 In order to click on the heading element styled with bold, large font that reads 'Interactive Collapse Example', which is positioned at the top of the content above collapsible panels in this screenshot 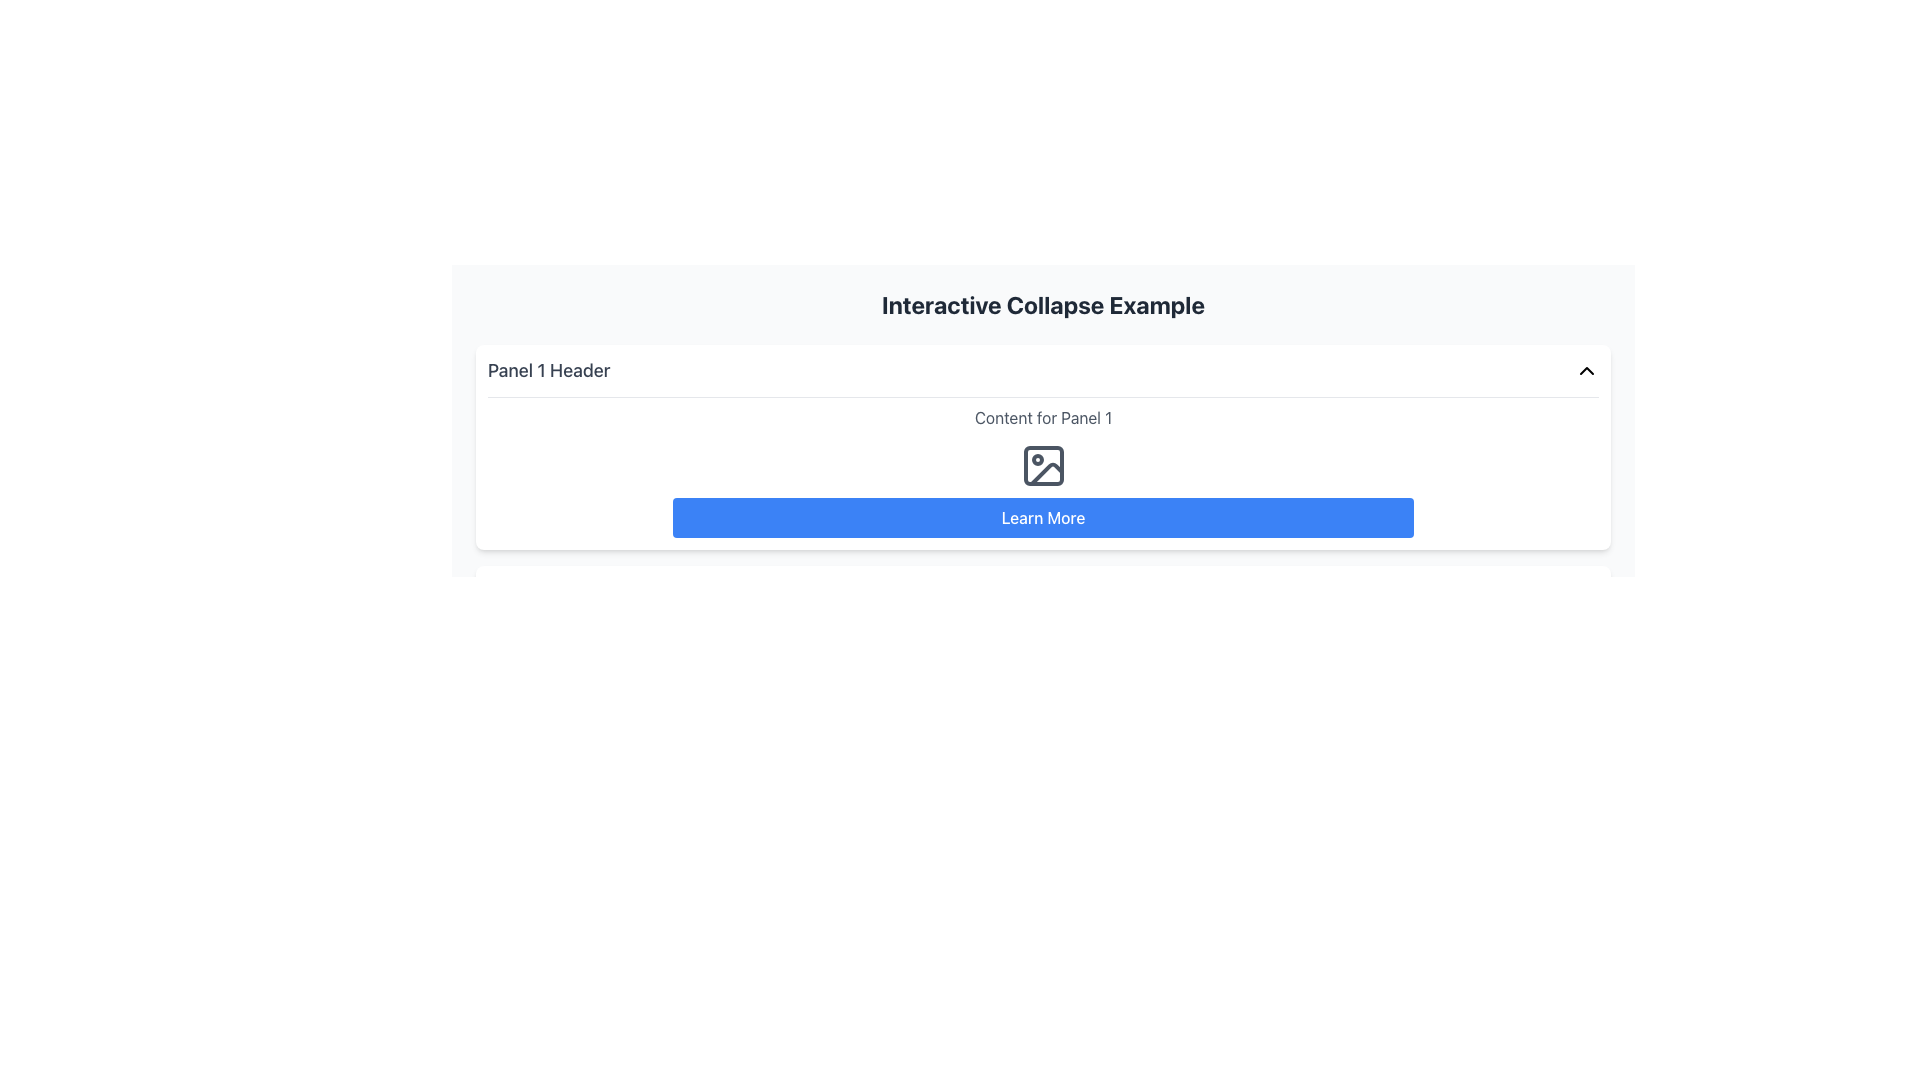, I will do `click(1042, 304)`.